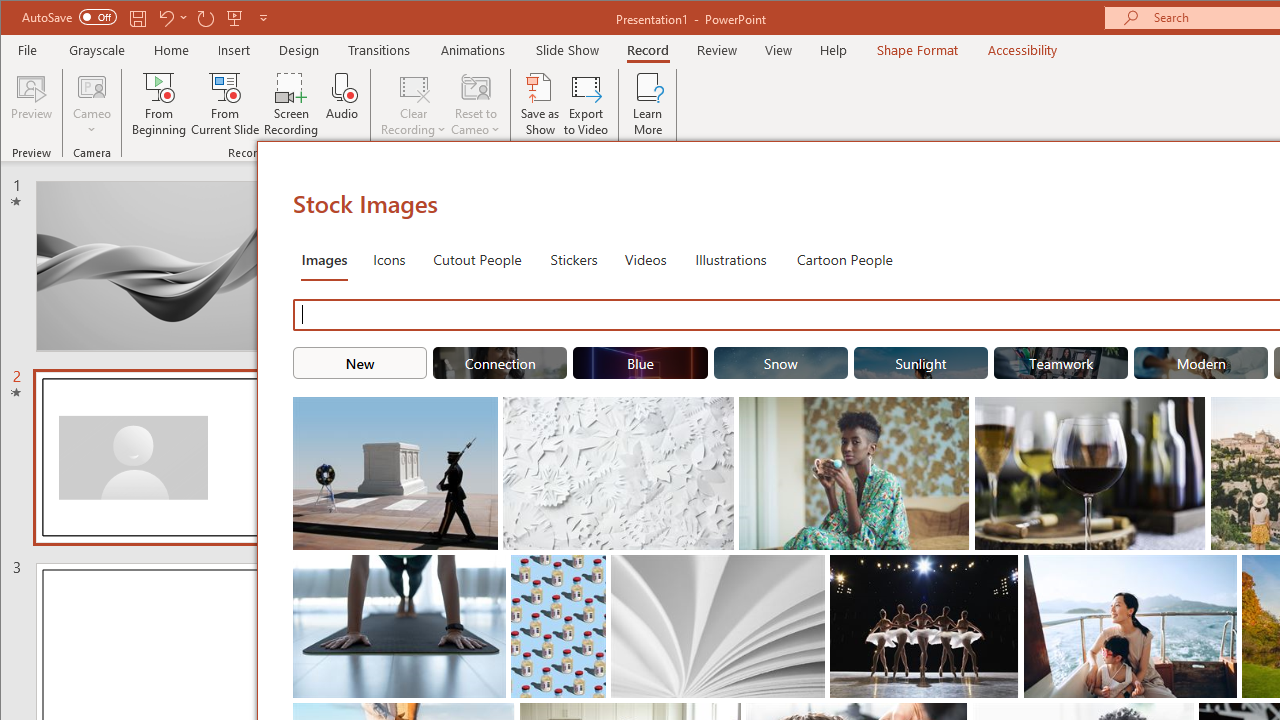 The width and height of the screenshot is (1280, 720). What do you see at coordinates (475, 104) in the screenshot?
I see `'Reset to Cameo'` at bounding box center [475, 104].